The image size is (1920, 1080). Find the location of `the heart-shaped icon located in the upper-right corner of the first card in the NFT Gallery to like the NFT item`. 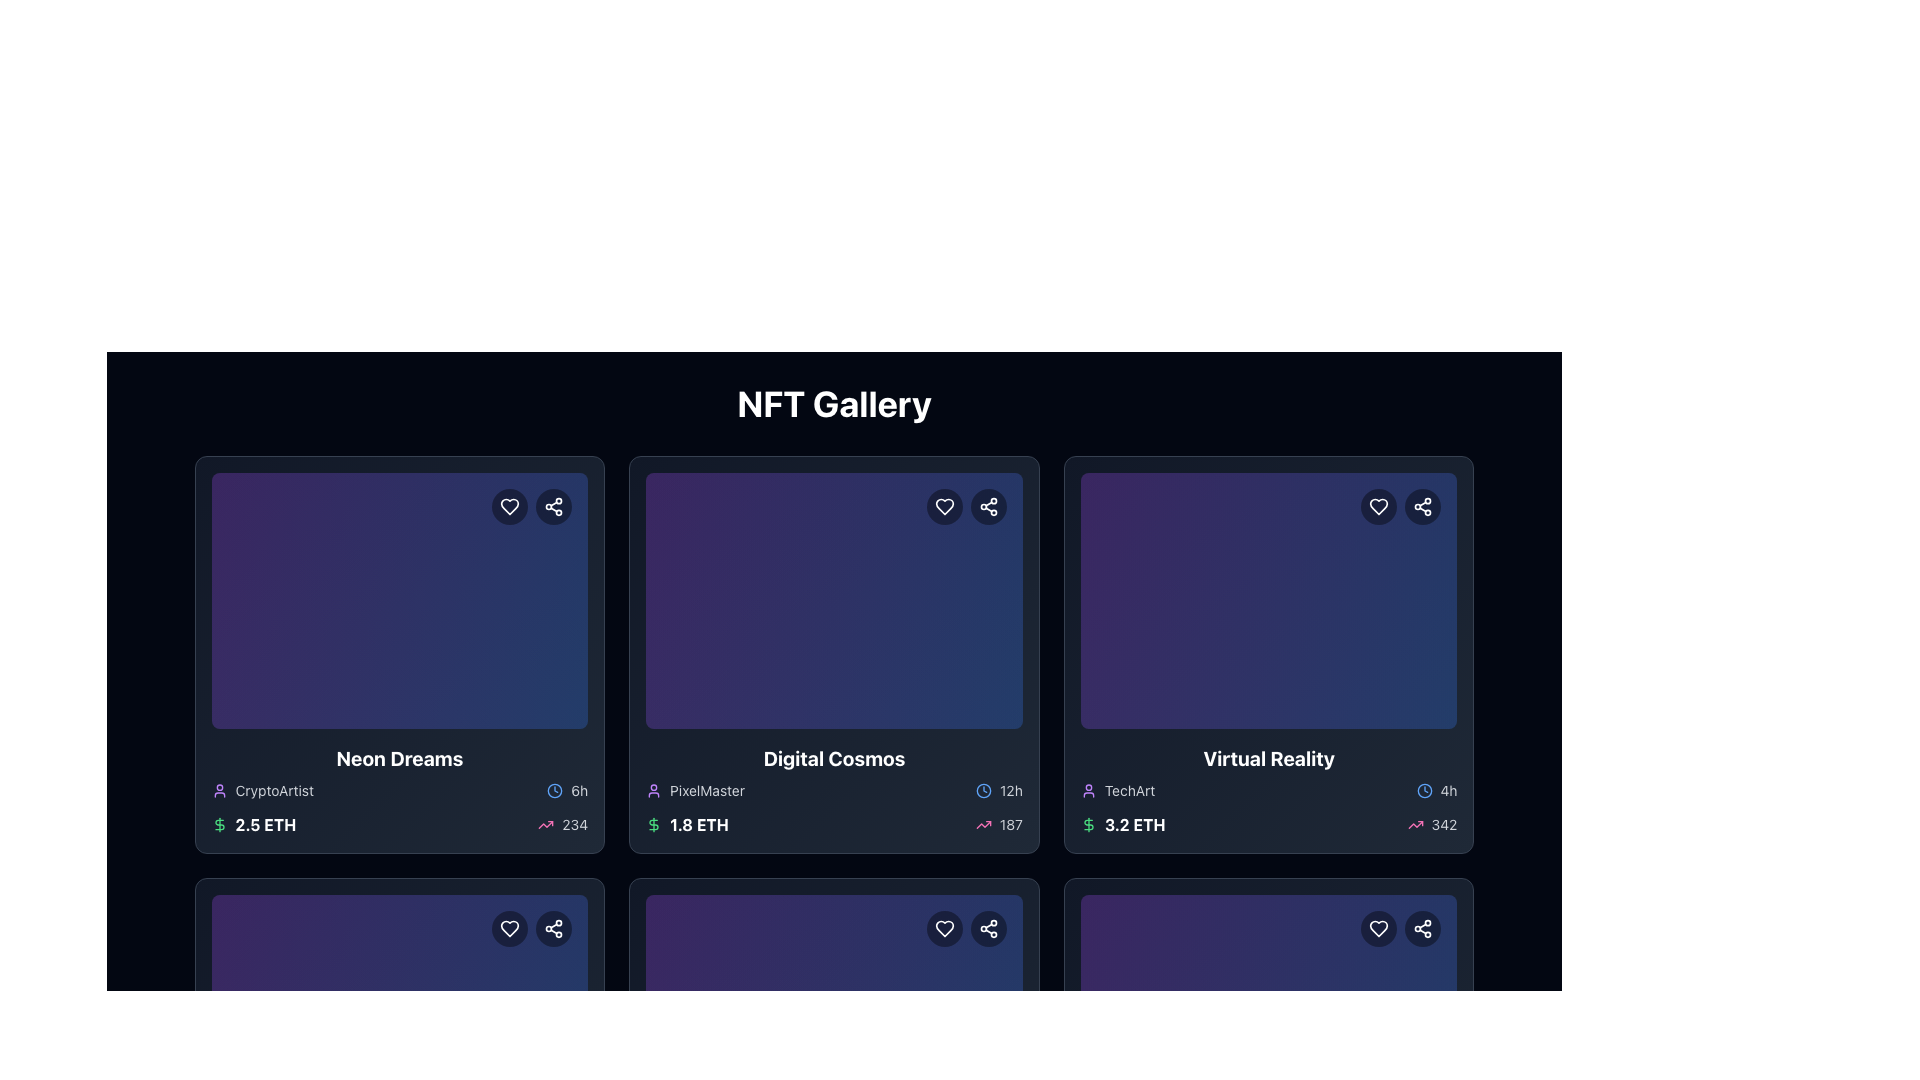

the heart-shaped icon located in the upper-right corner of the first card in the NFT Gallery to like the NFT item is located at coordinates (510, 505).